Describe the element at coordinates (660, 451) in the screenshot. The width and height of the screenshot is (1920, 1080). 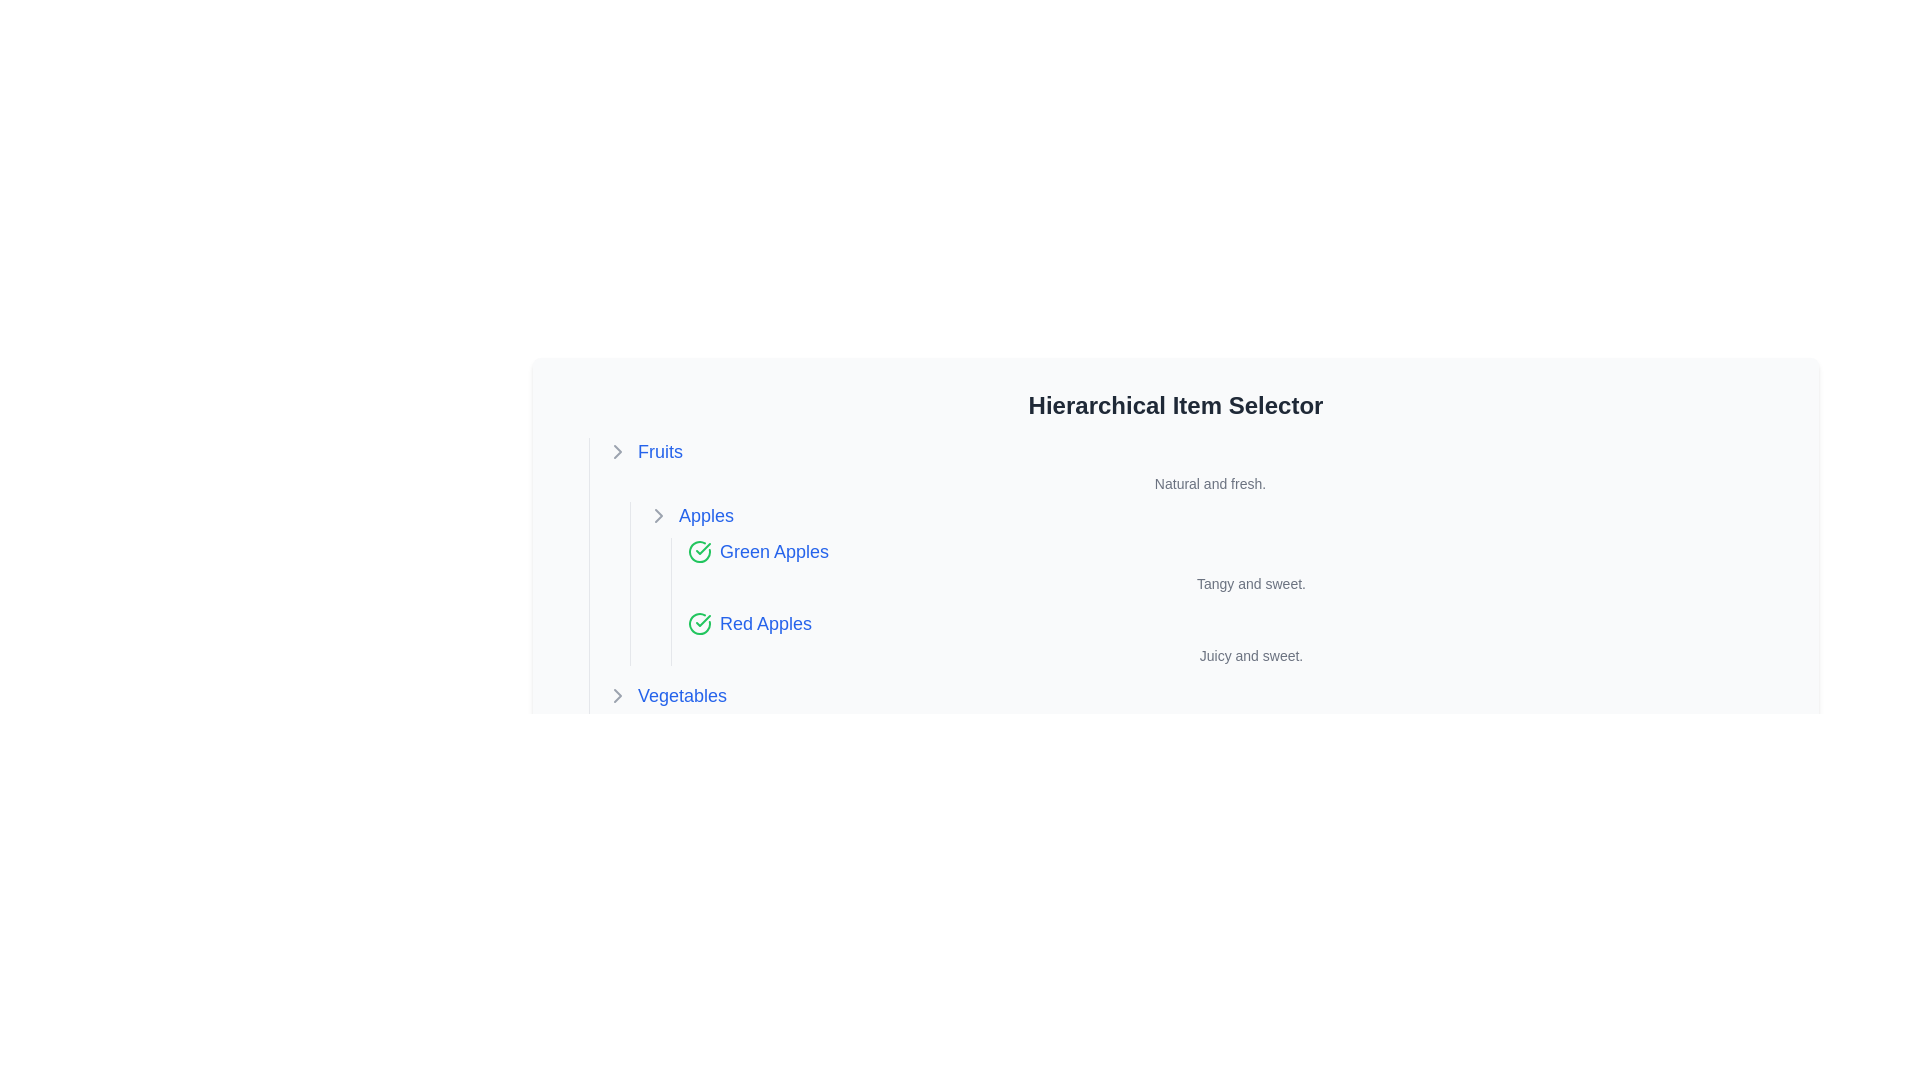
I see `the interactive text link` at that location.